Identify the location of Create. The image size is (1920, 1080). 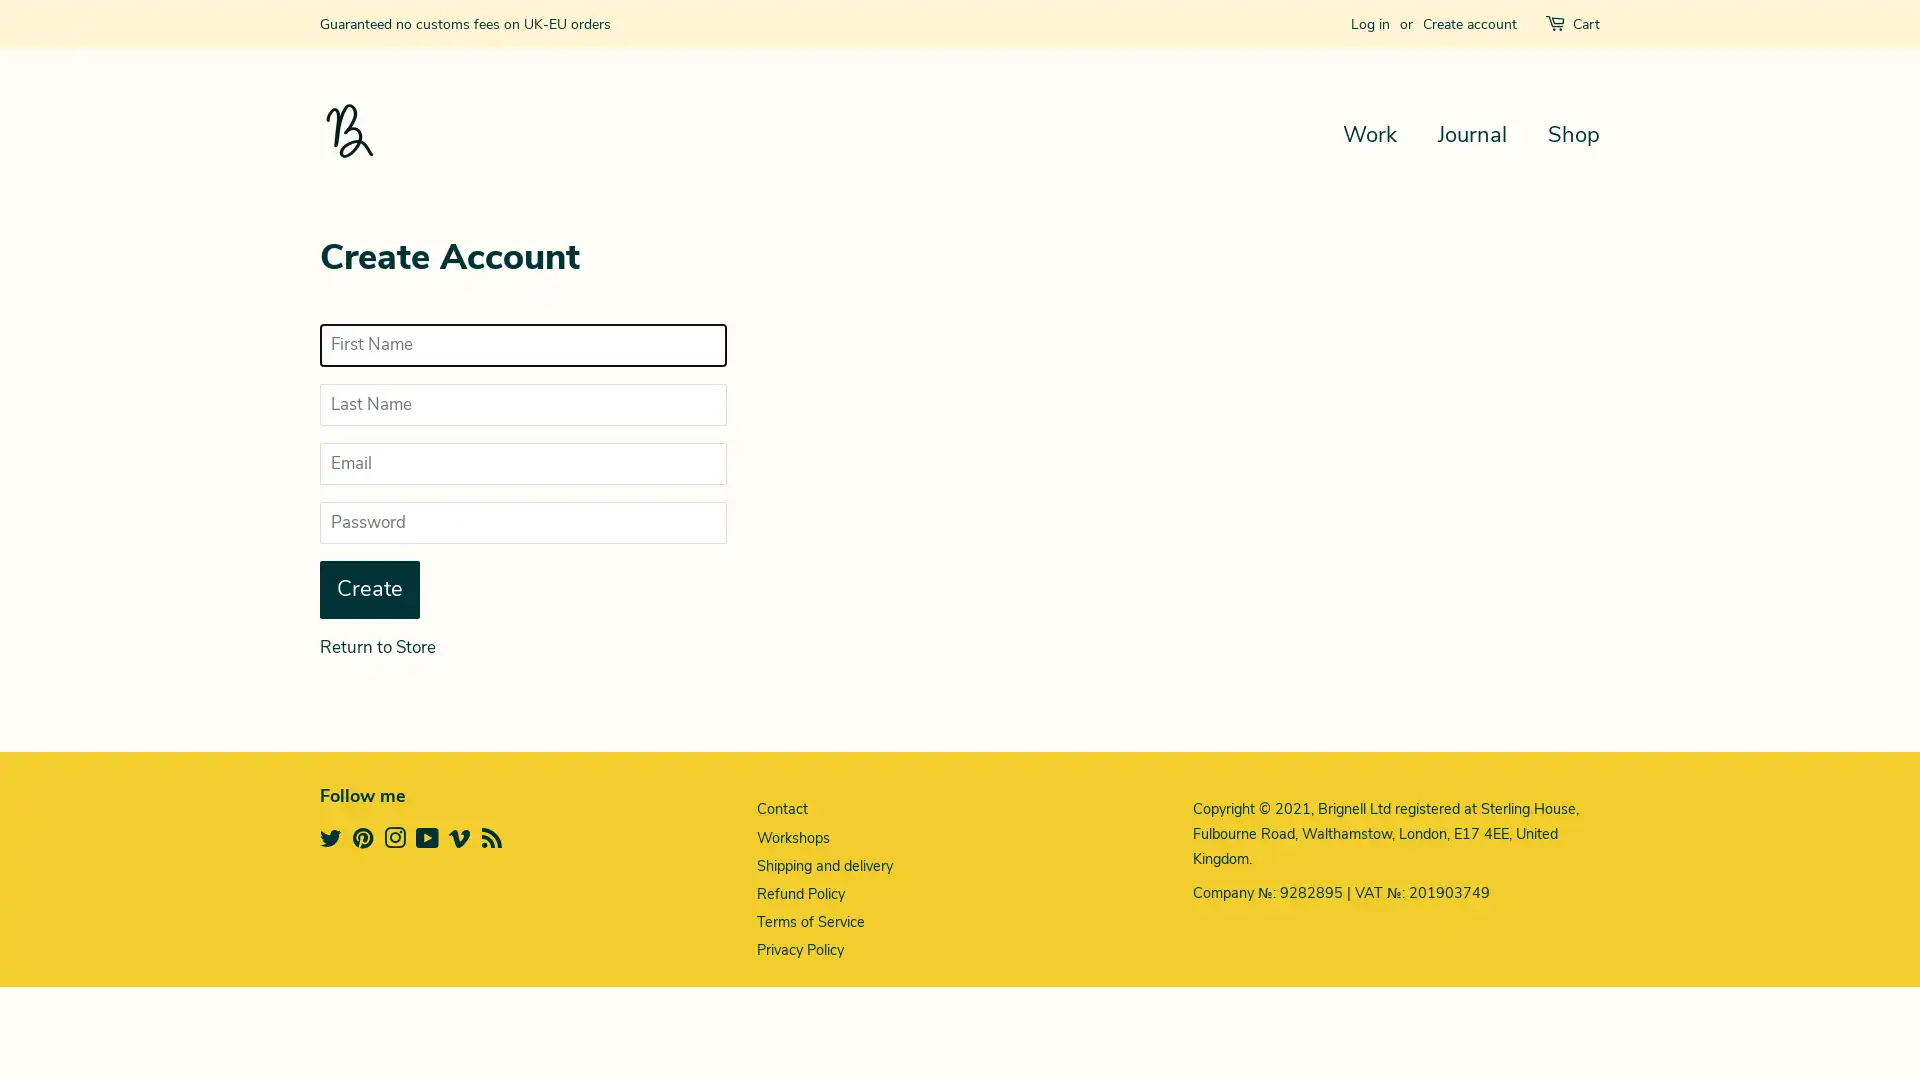
(369, 588).